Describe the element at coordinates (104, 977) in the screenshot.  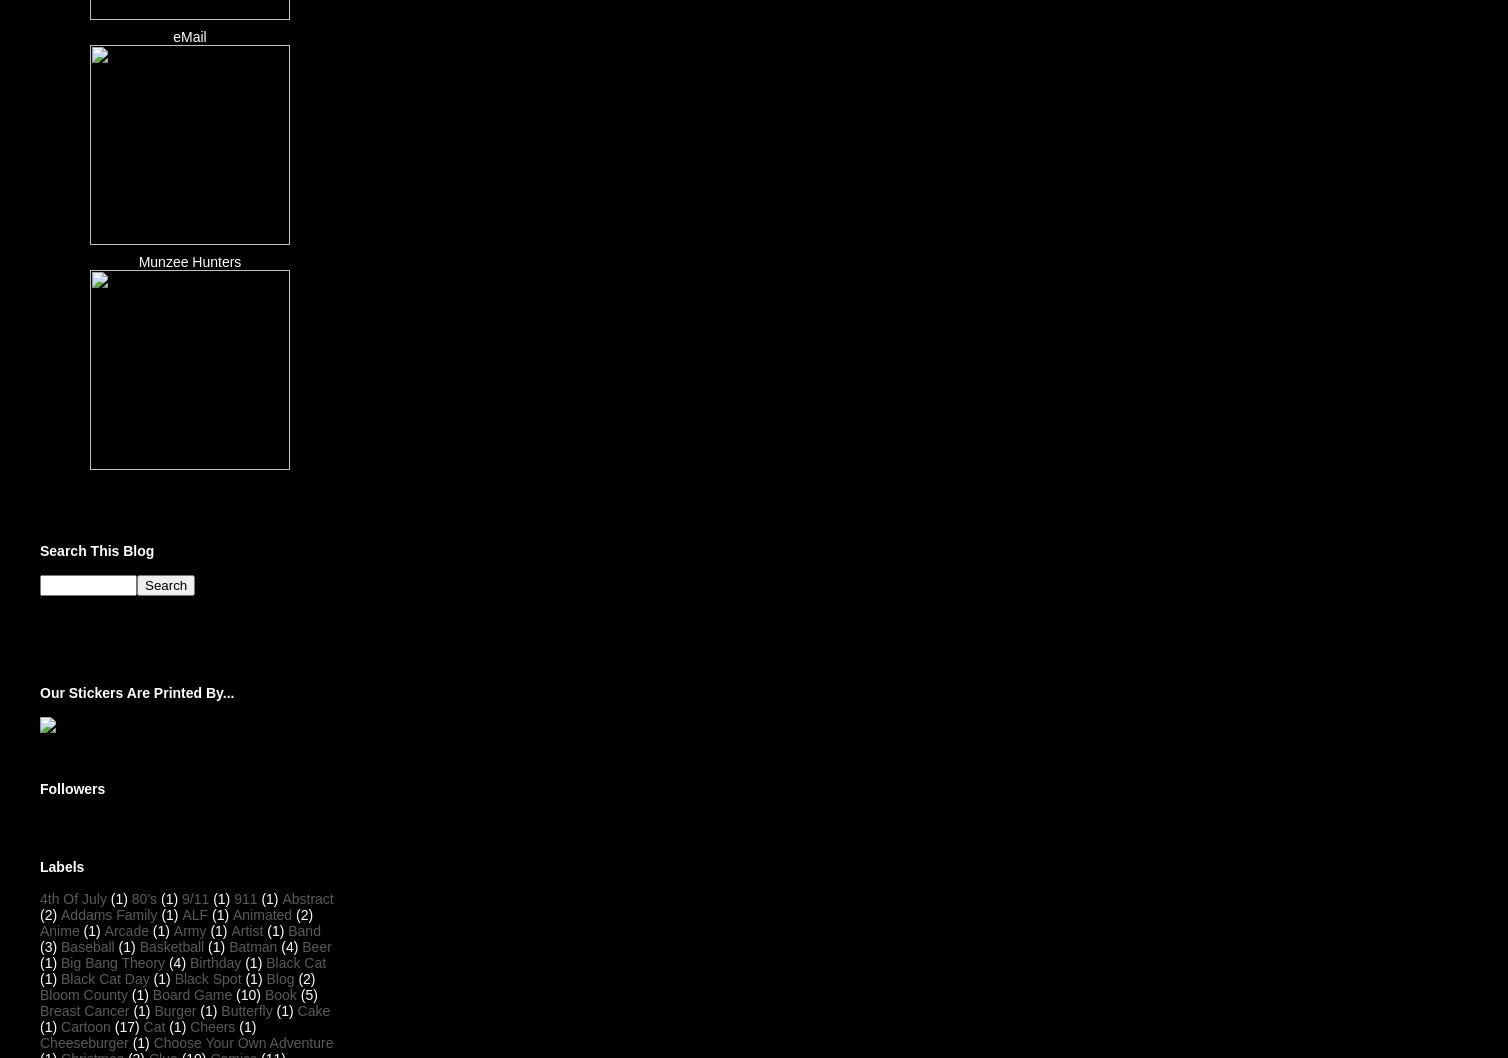
I see `'Black Cat Day'` at that location.